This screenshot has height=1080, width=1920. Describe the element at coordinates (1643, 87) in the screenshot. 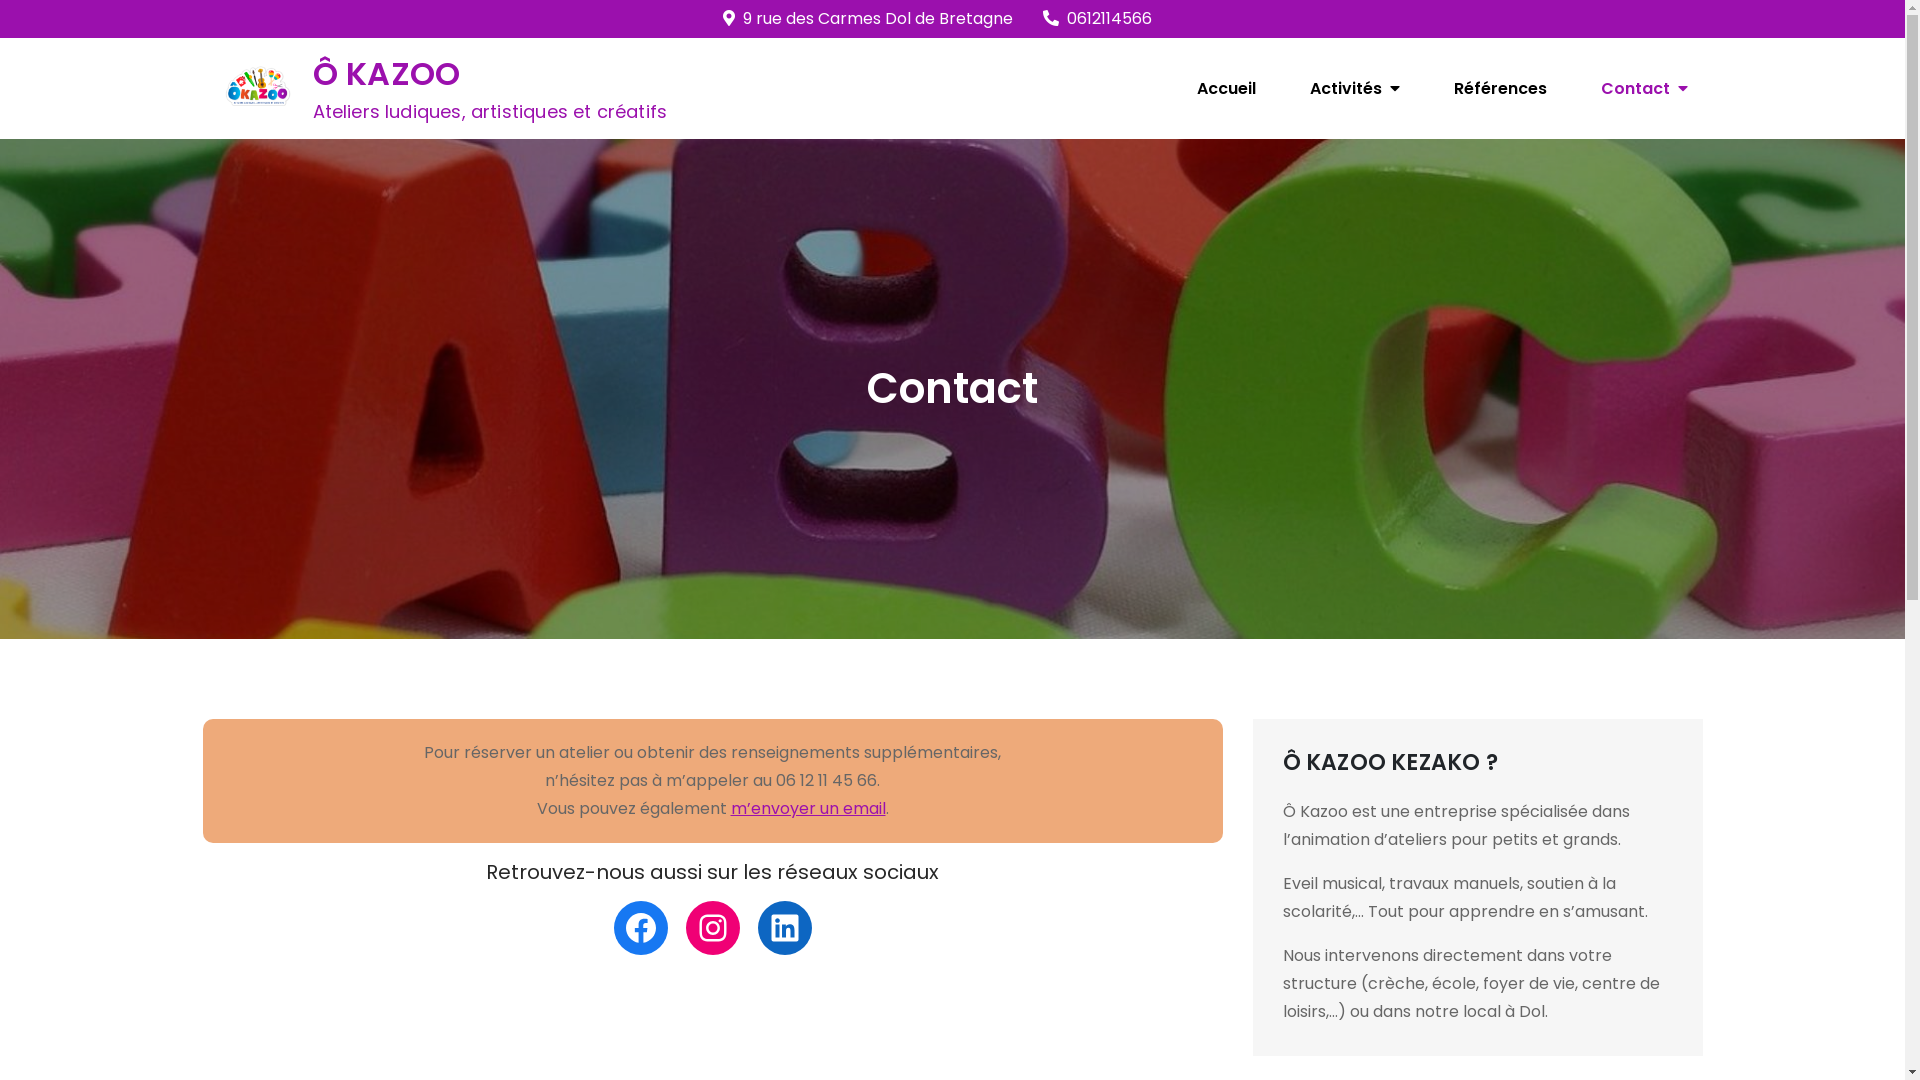

I see `'Contact'` at that location.